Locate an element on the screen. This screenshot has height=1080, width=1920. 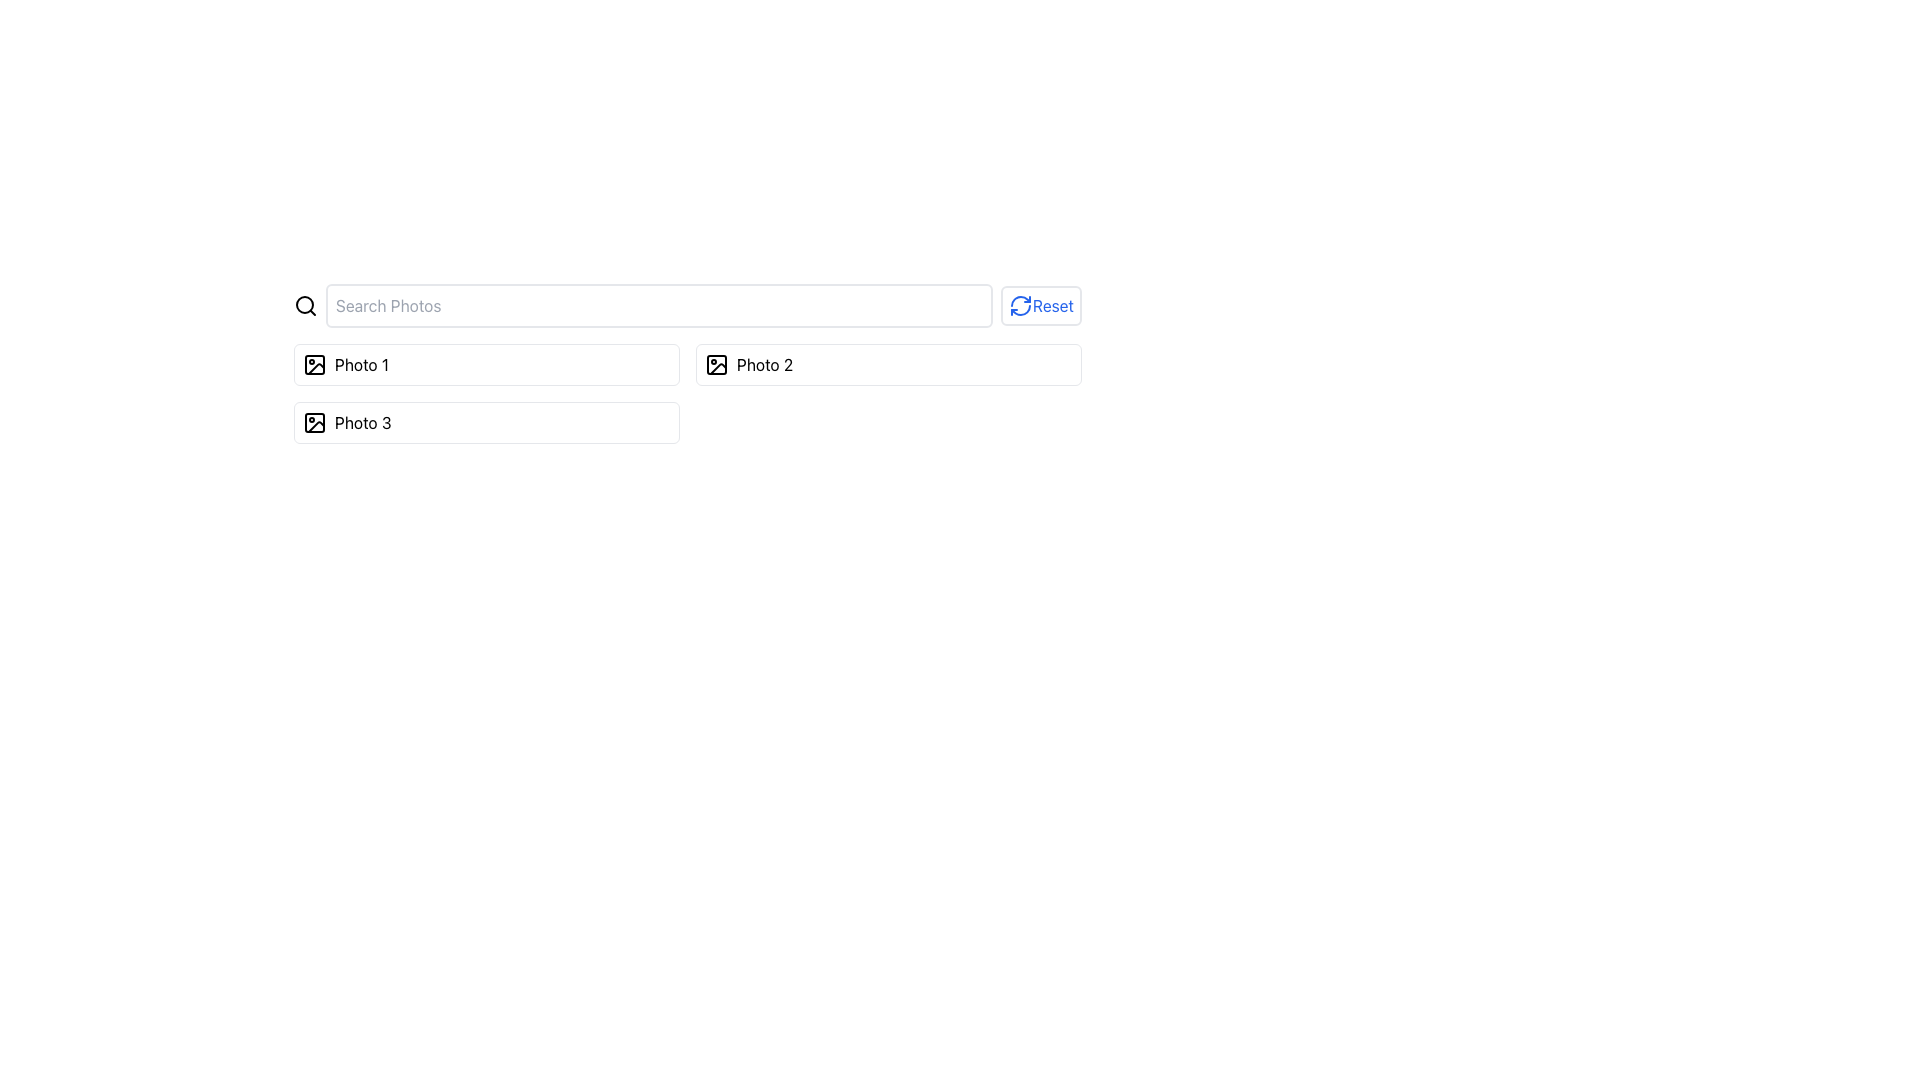
the small SVG icon depicting a picture frame at the start of the row labeled 'Photo 3' is located at coordinates (314, 422).